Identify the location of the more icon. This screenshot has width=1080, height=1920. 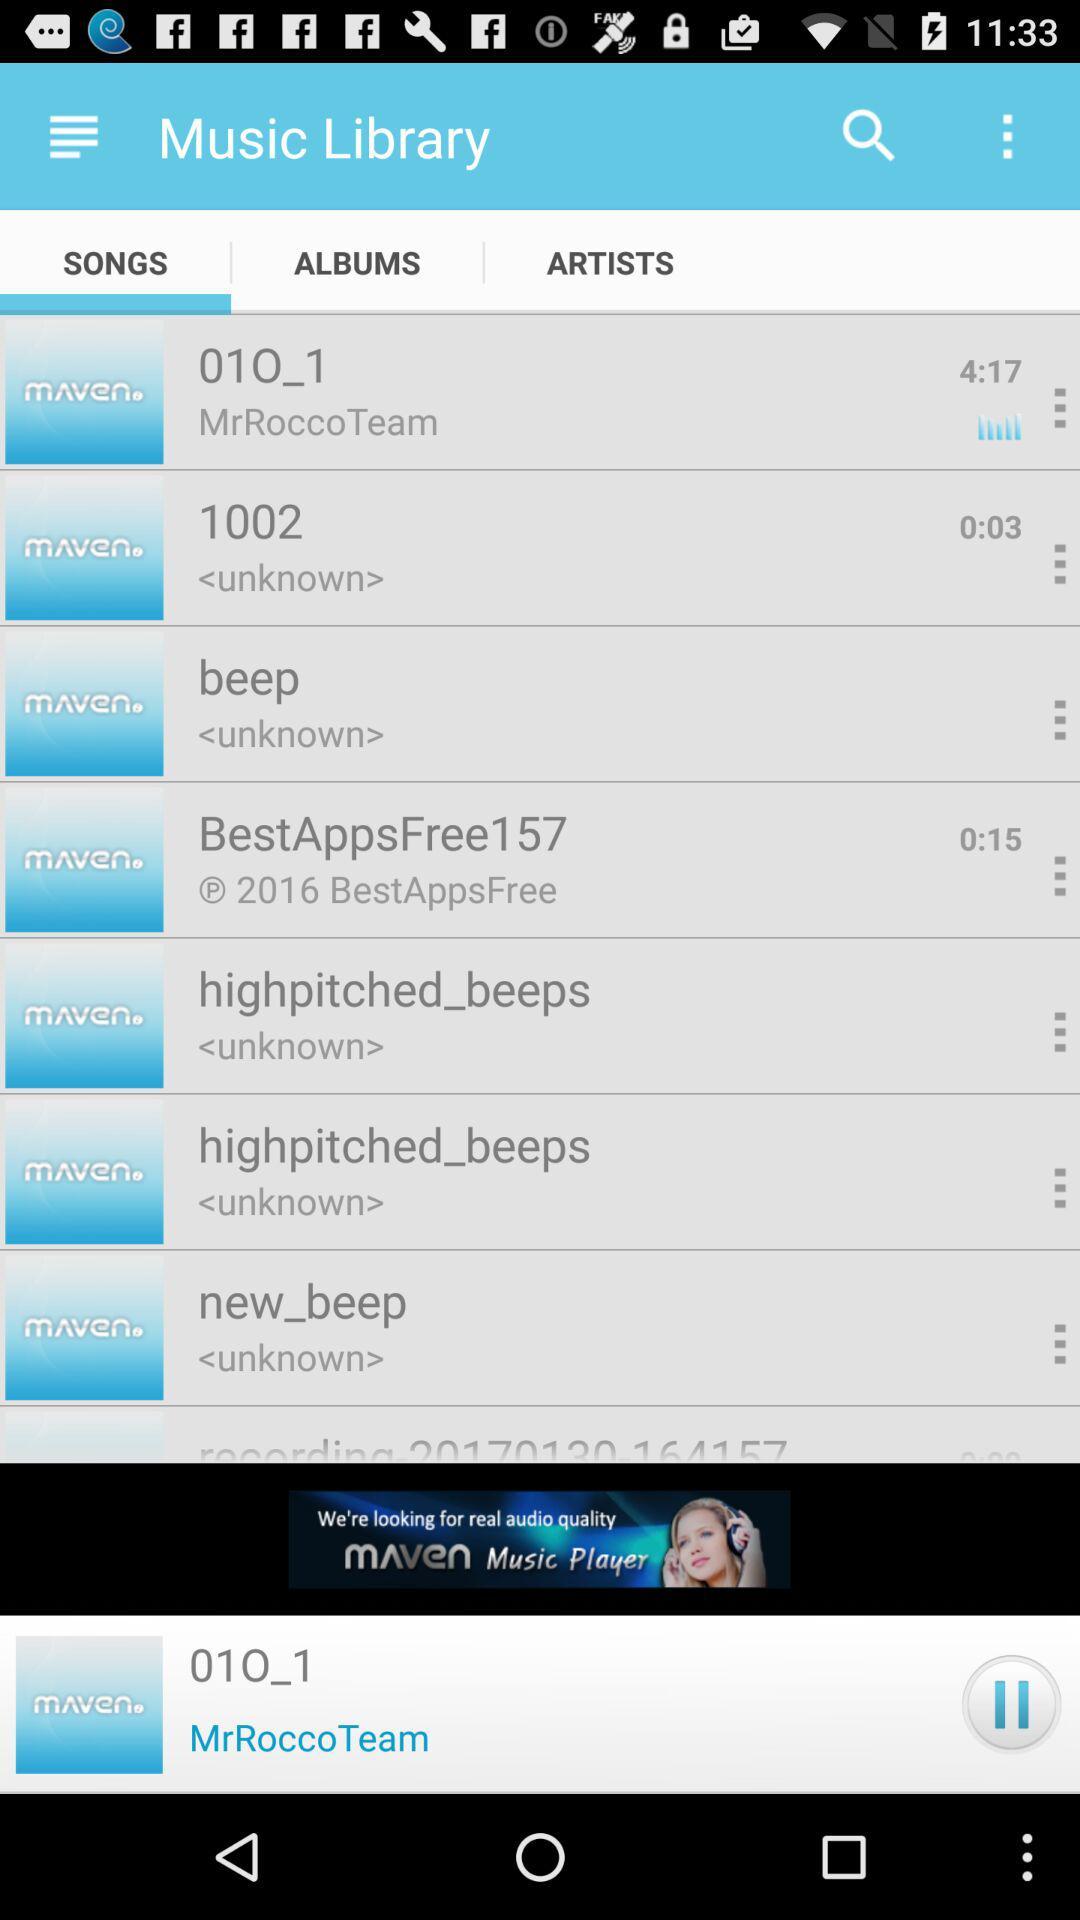
(1027, 938).